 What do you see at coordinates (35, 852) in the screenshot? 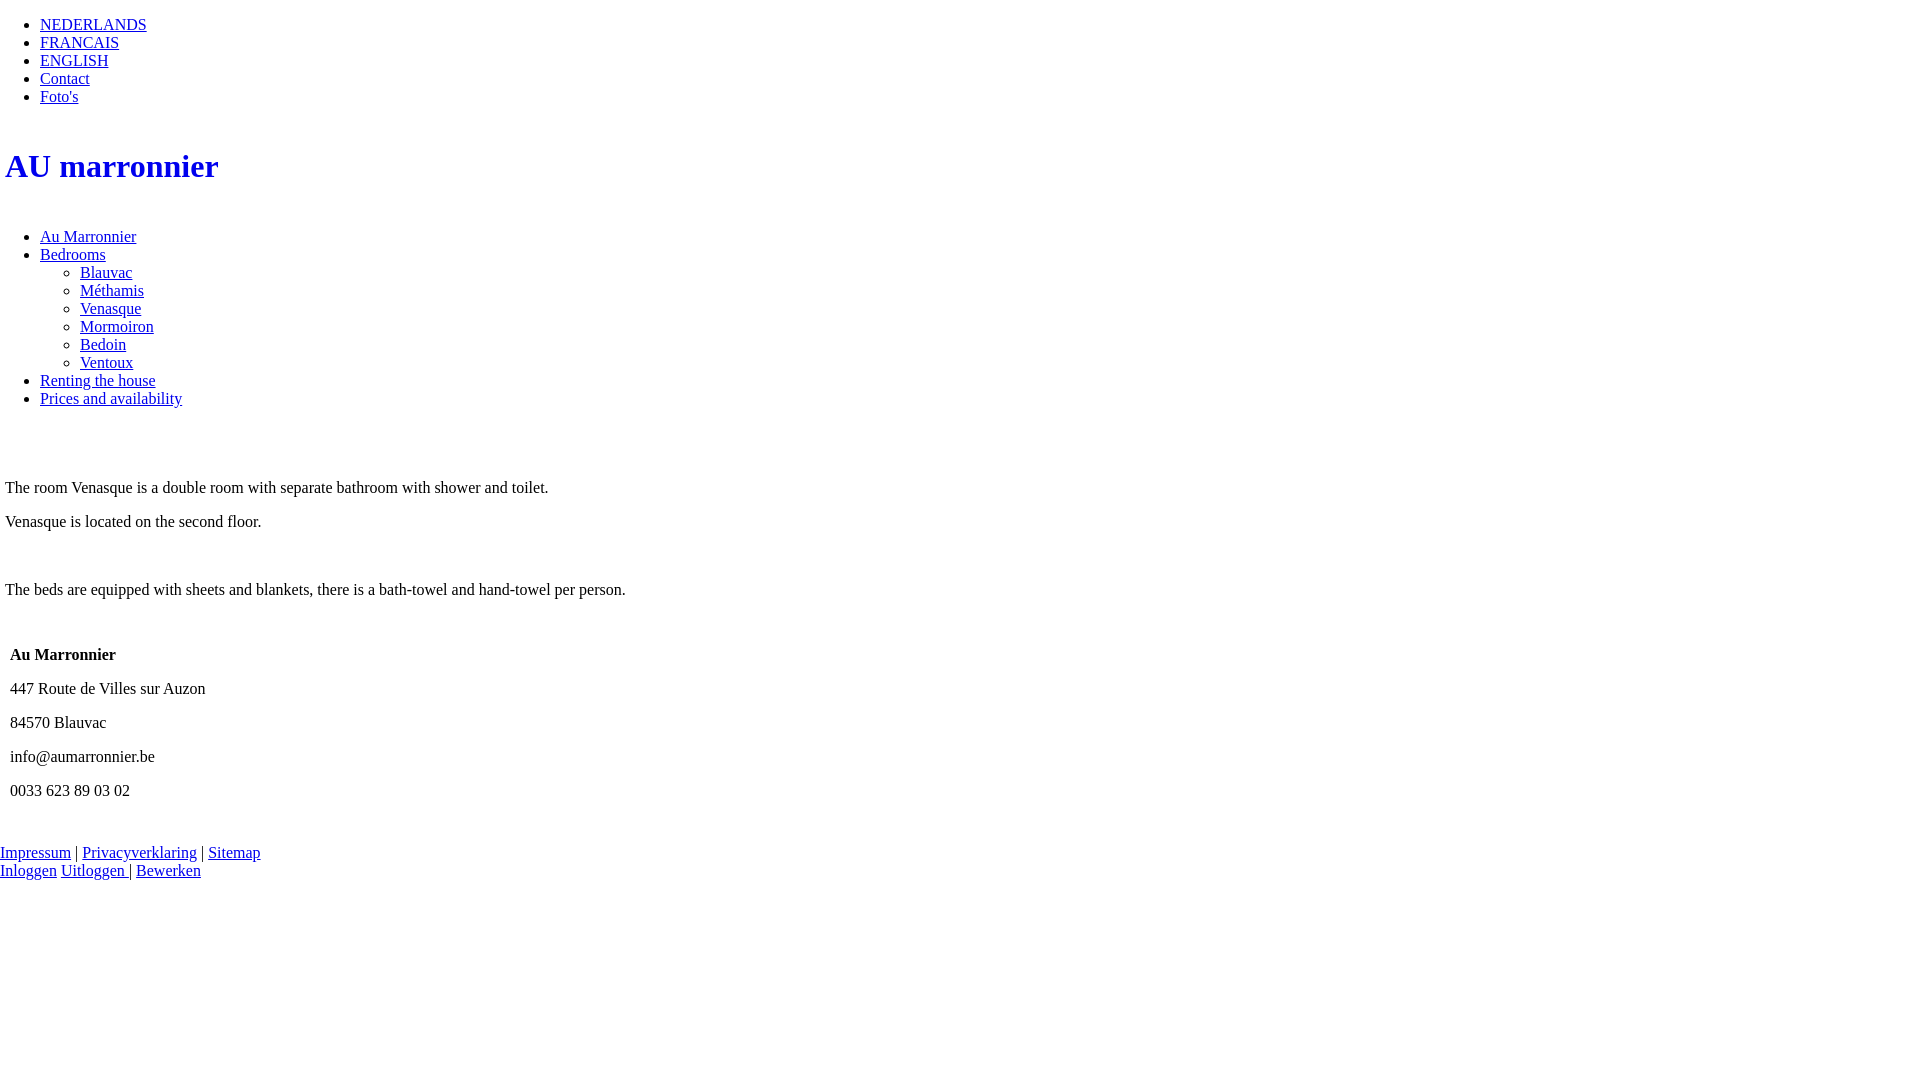
I see `'Impressum'` at bounding box center [35, 852].